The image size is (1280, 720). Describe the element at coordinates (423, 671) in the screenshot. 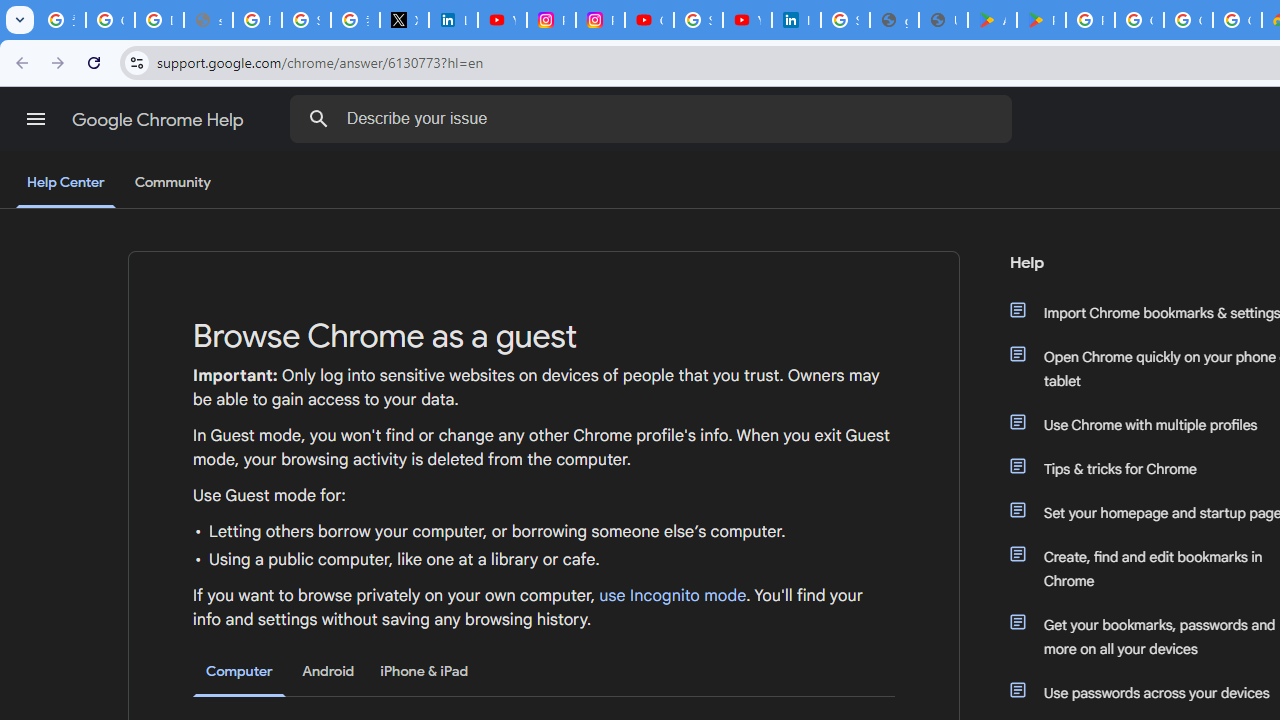

I see `'iPhone & iPad'` at that location.